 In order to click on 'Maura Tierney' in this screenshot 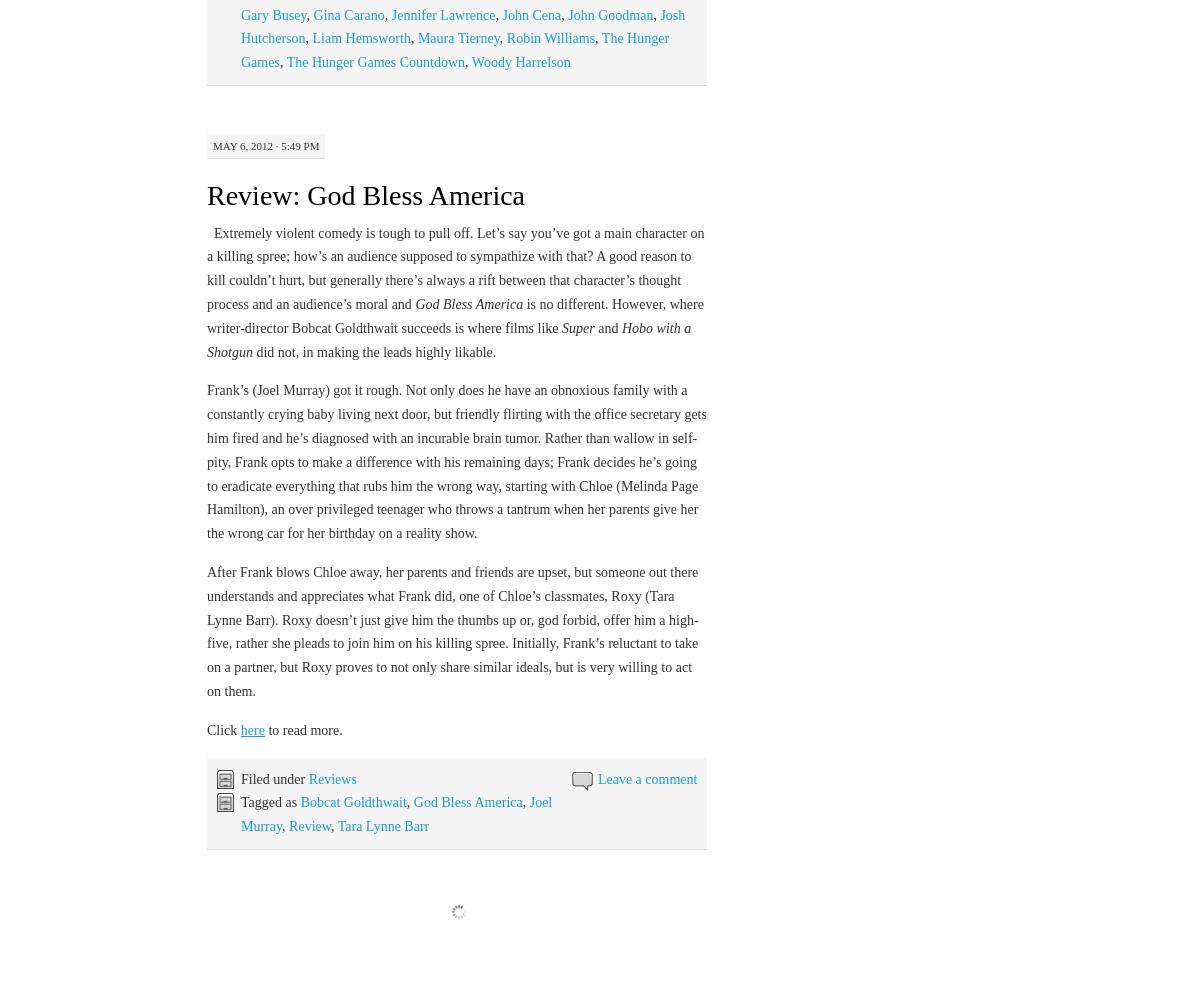, I will do `click(417, 37)`.